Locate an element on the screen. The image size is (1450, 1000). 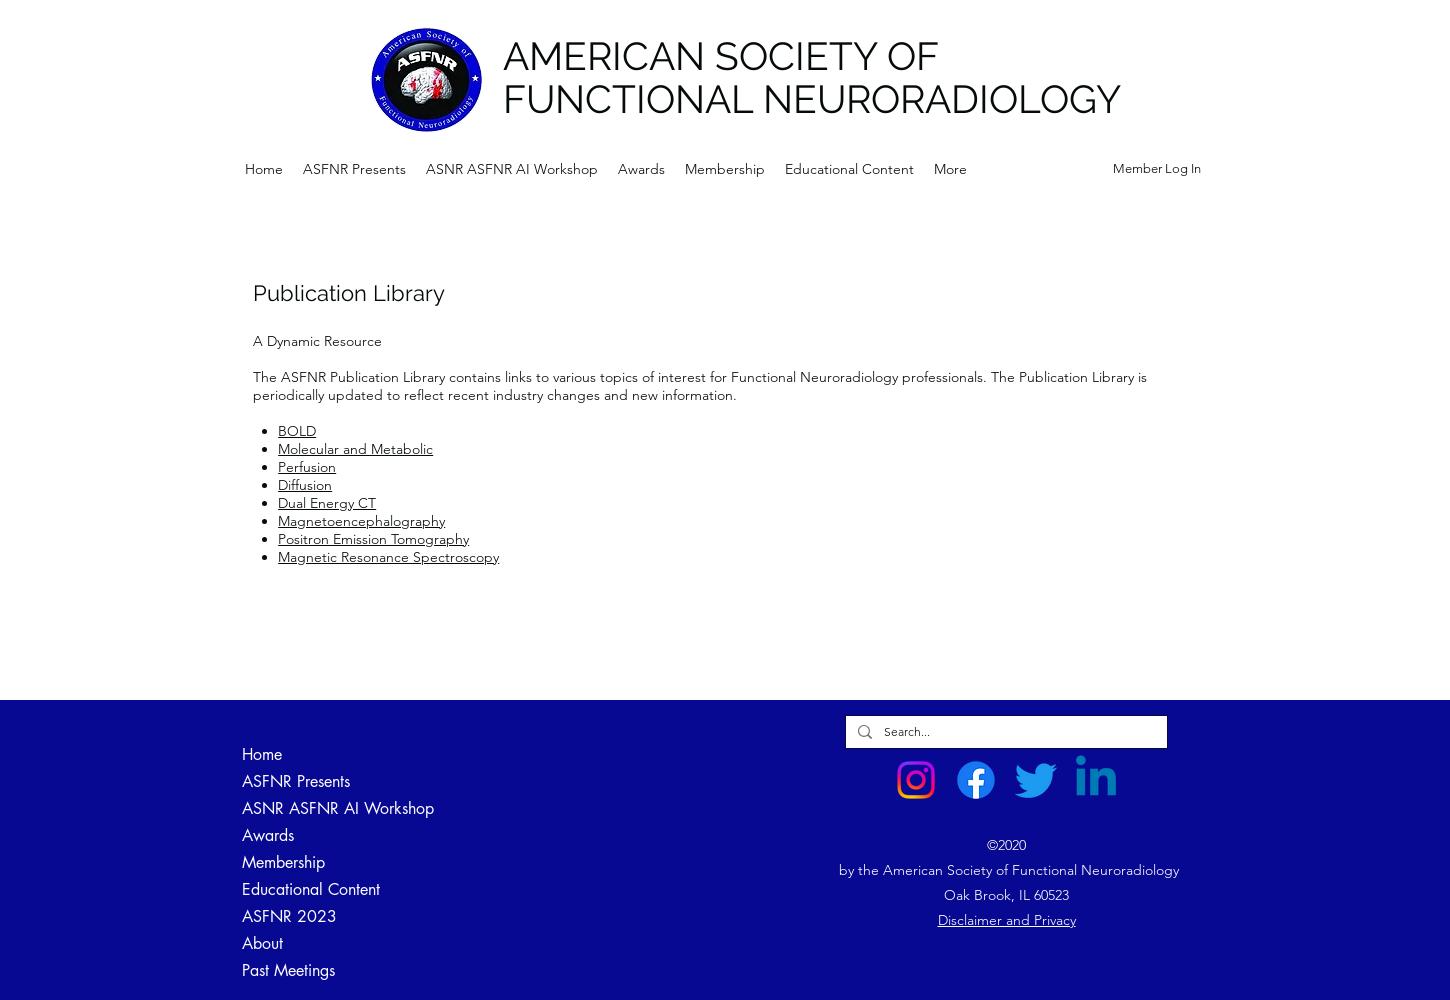
'Victor M. Haughton Honorary Lectures' is located at coordinates (647, 834).